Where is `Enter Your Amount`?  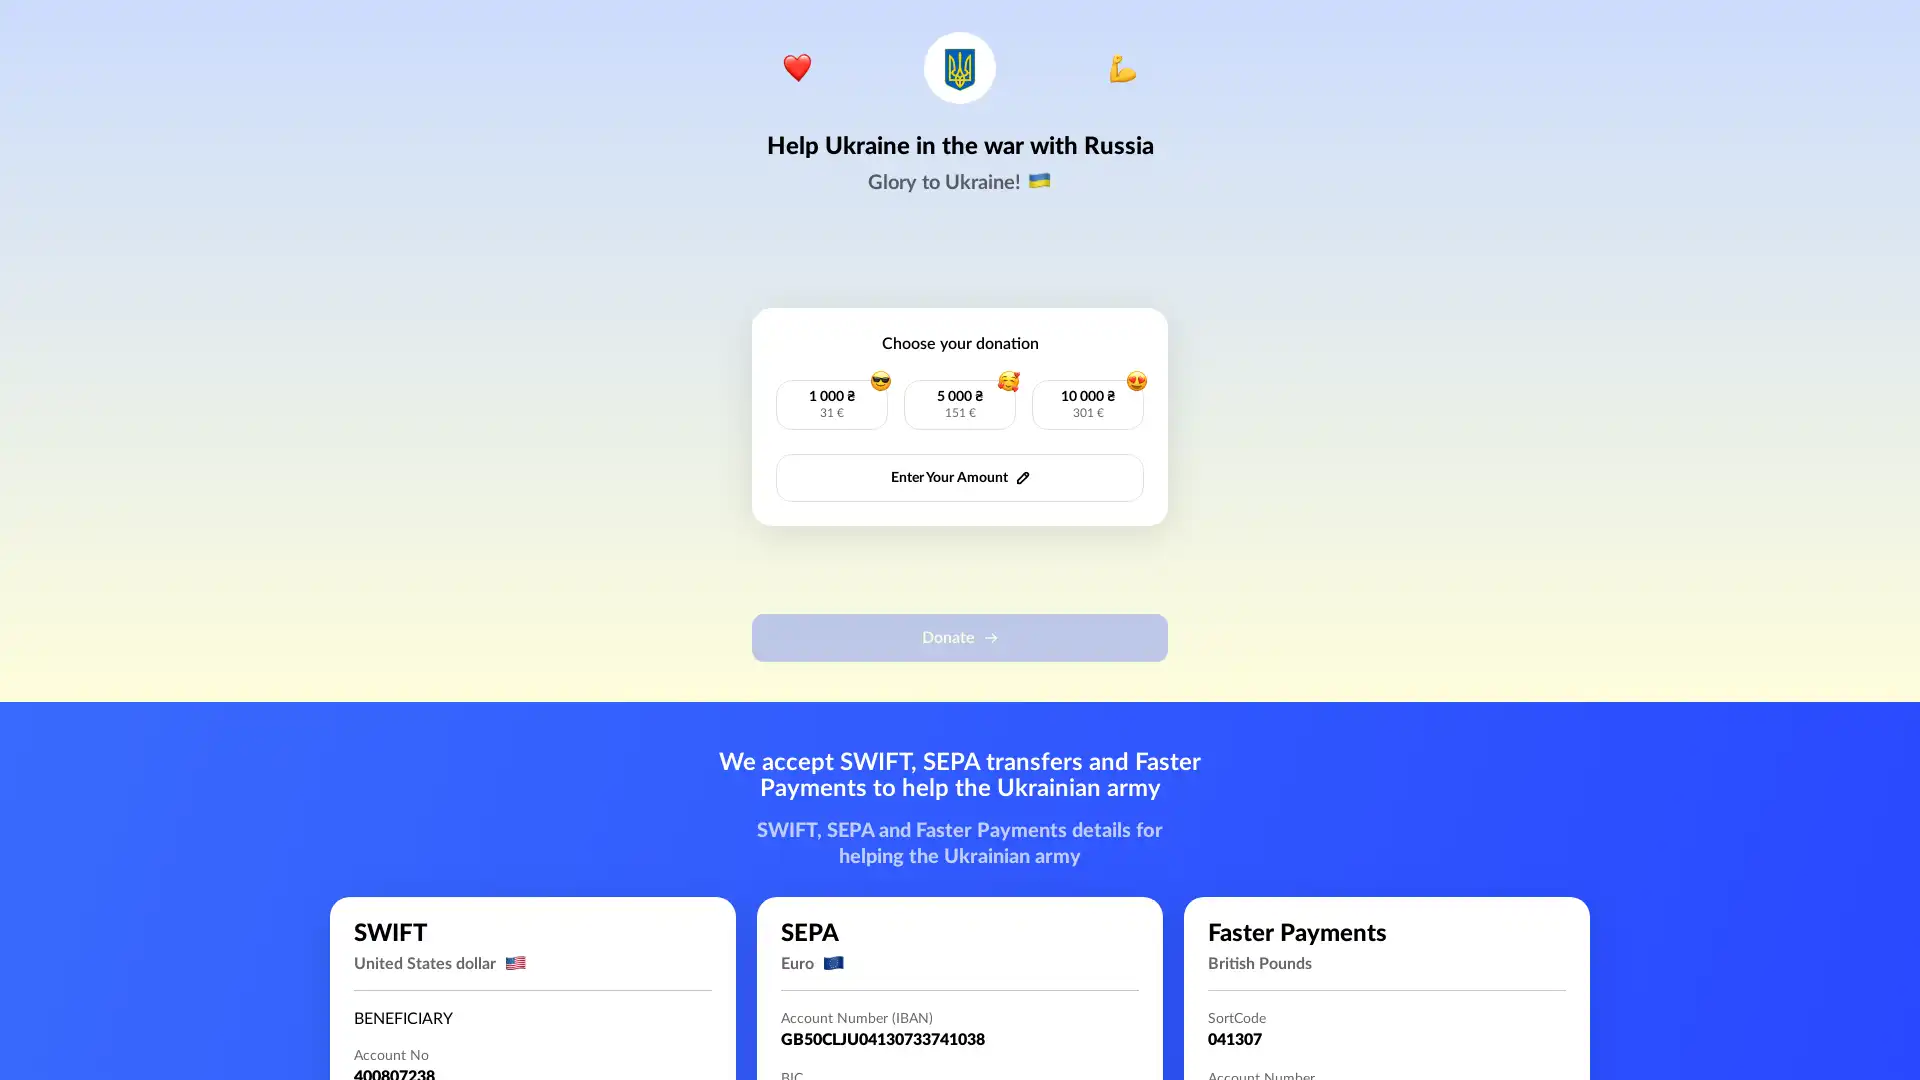 Enter Your Amount is located at coordinates (960, 478).